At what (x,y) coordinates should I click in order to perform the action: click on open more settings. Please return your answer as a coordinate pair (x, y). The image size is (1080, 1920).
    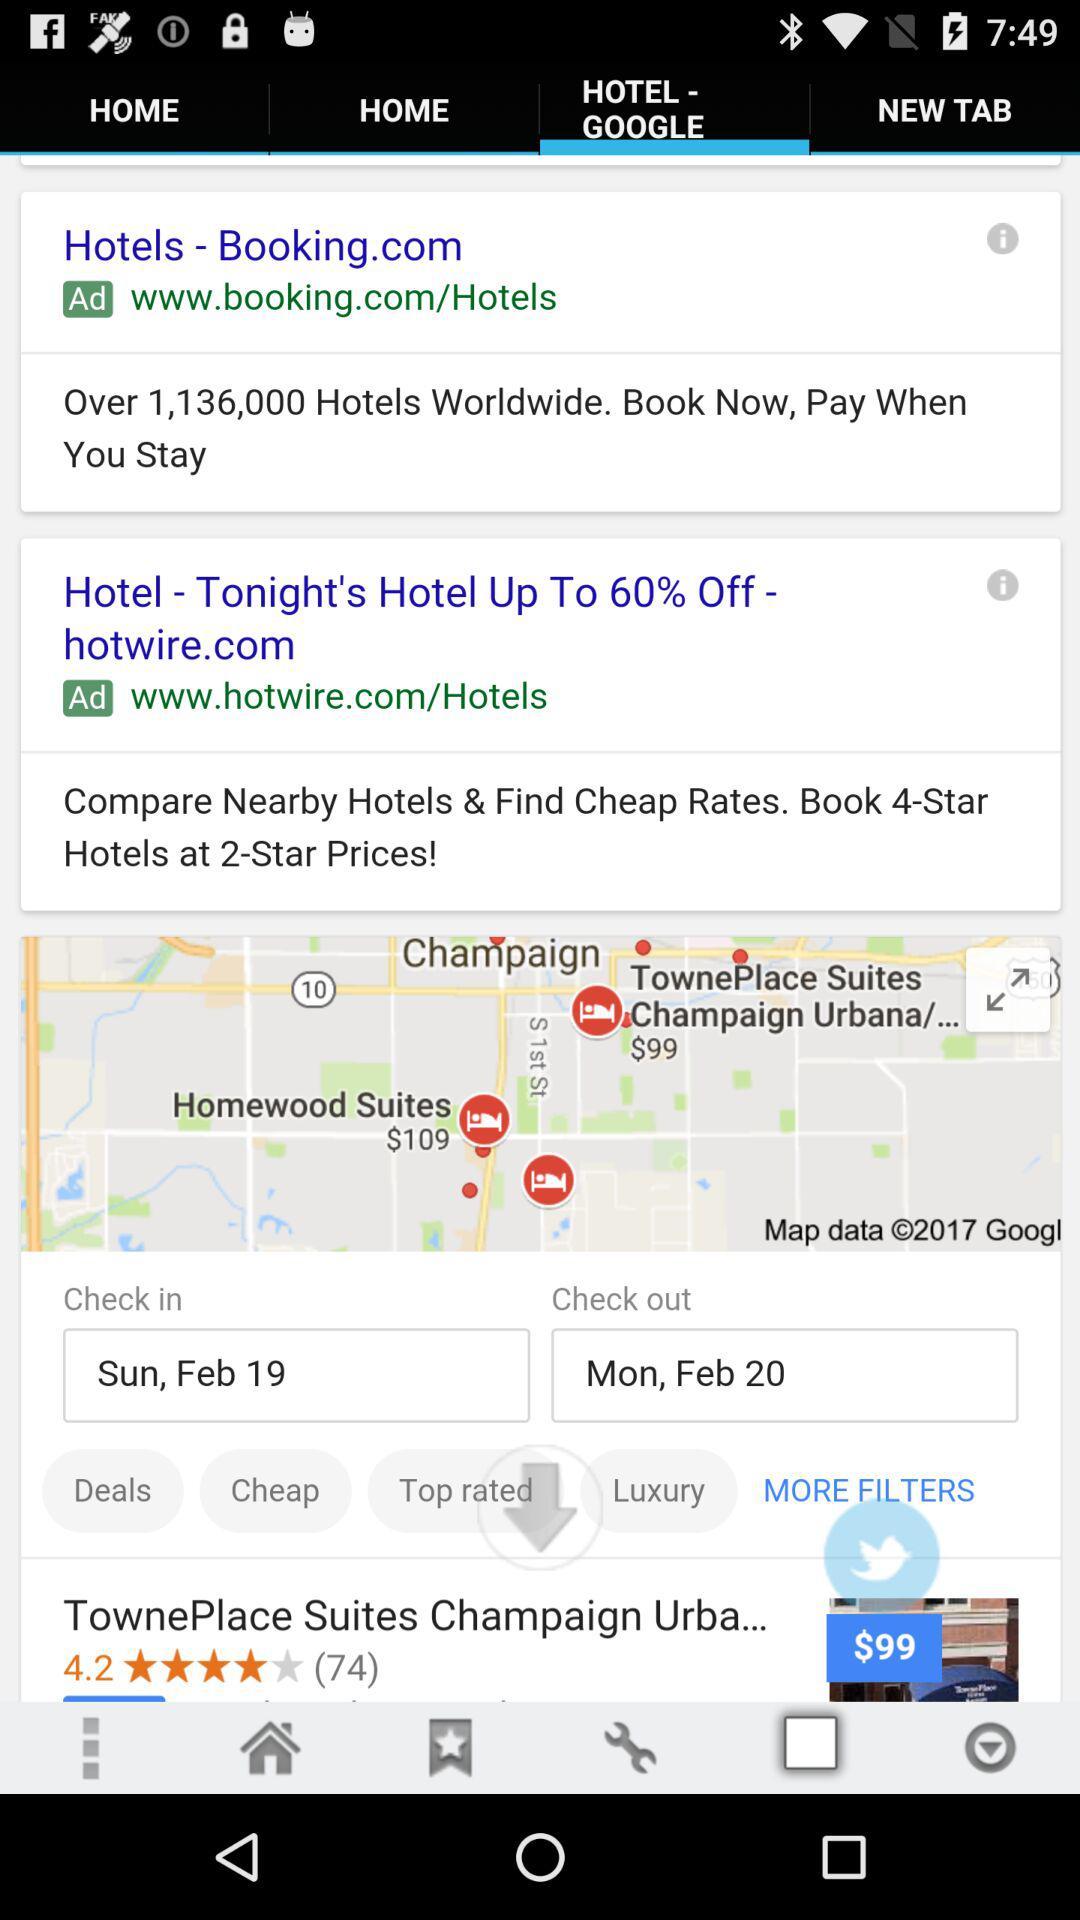
    Looking at the image, I should click on (990, 1746).